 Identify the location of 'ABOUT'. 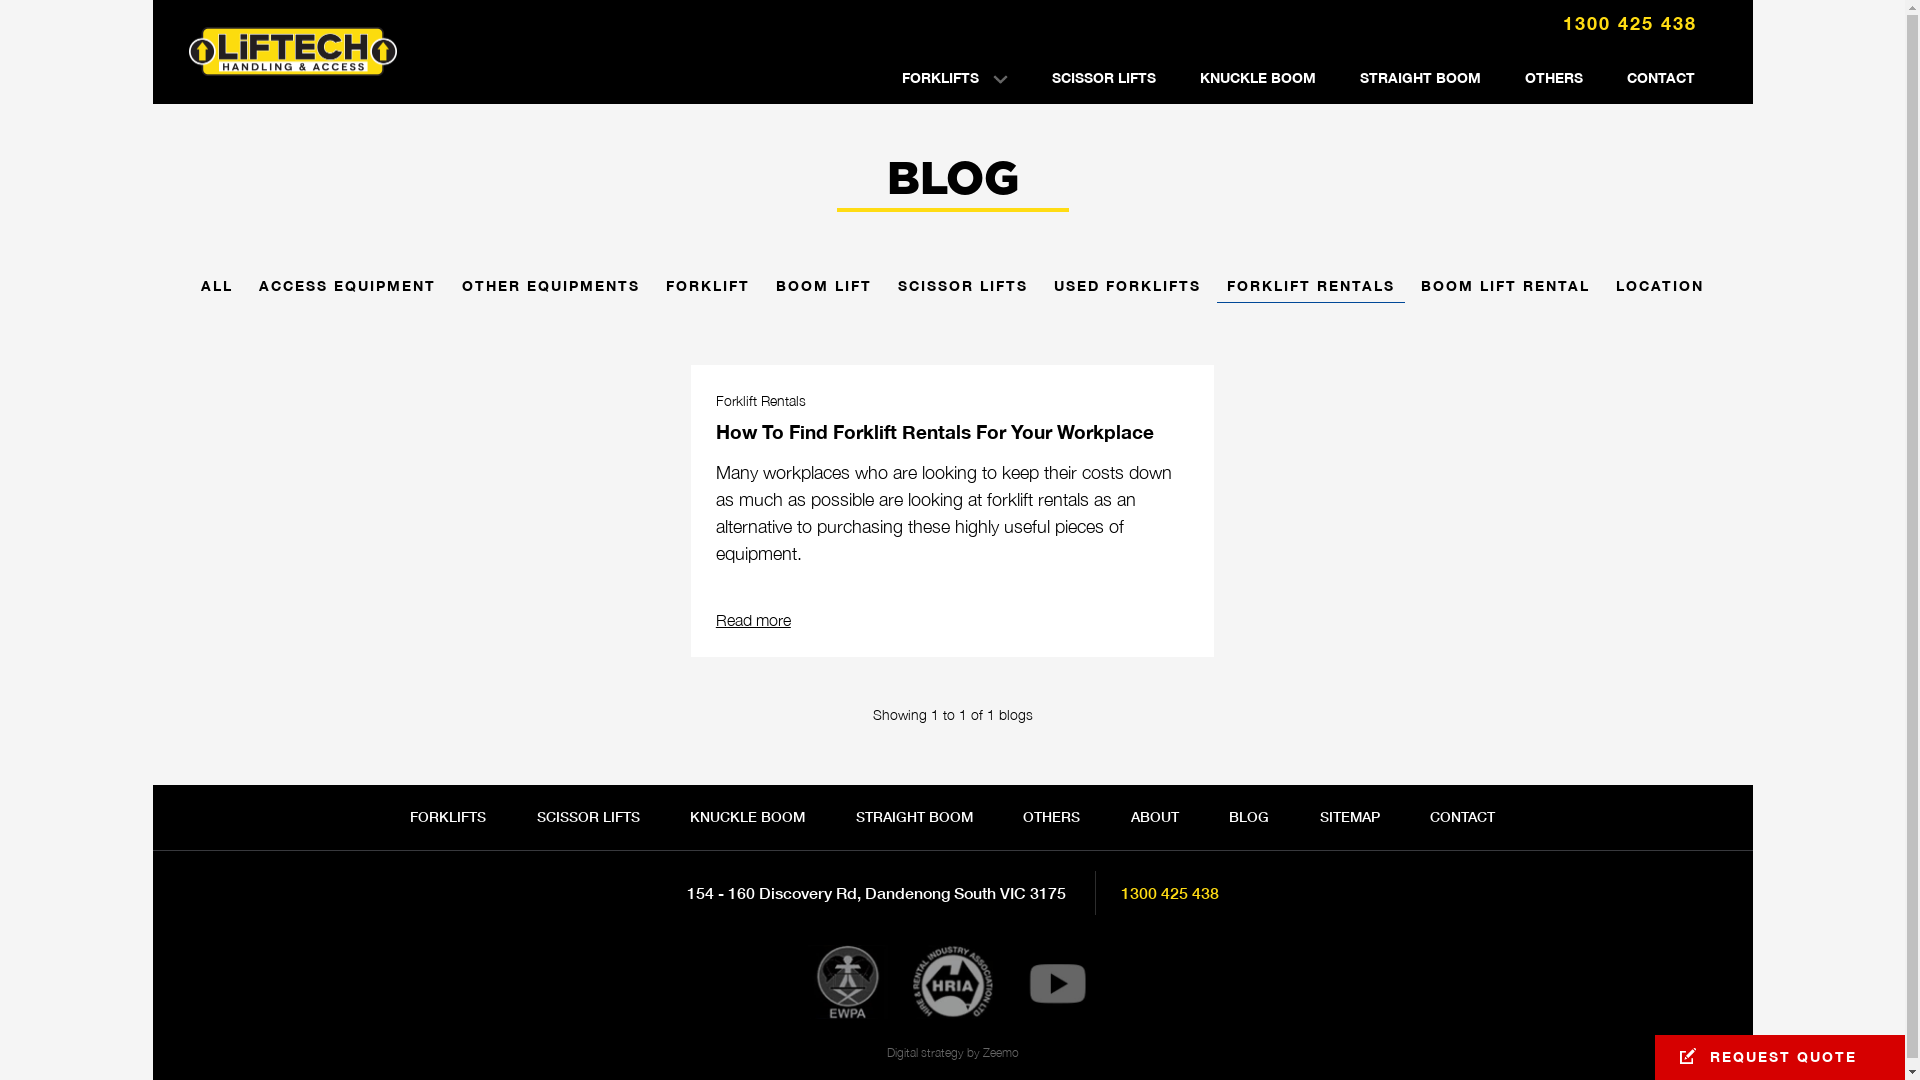
(1153, 817).